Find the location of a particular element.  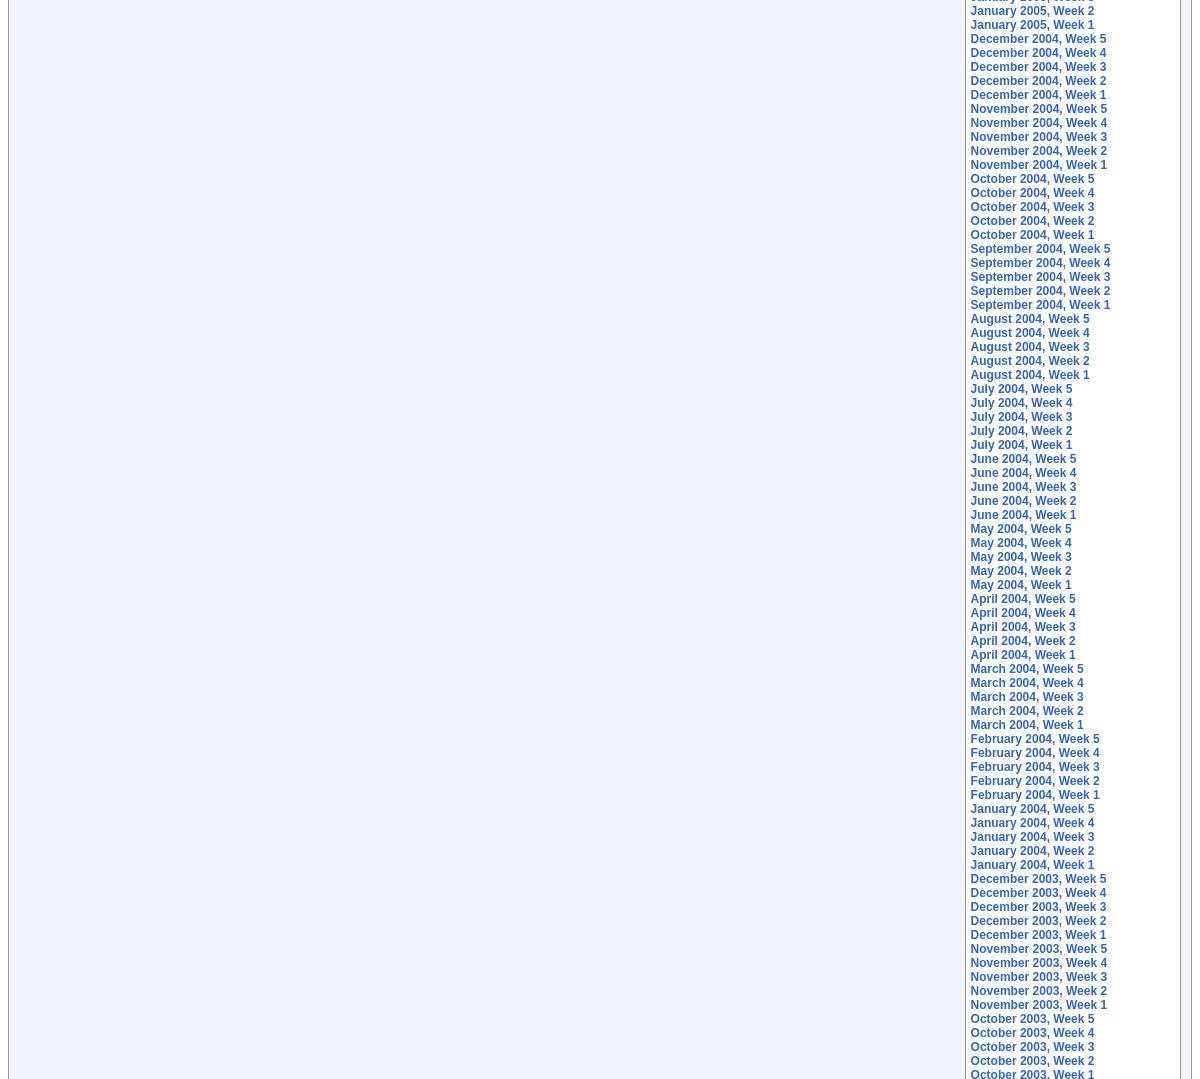

'July 2004, Week 4' is located at coordinates (1020, 402).